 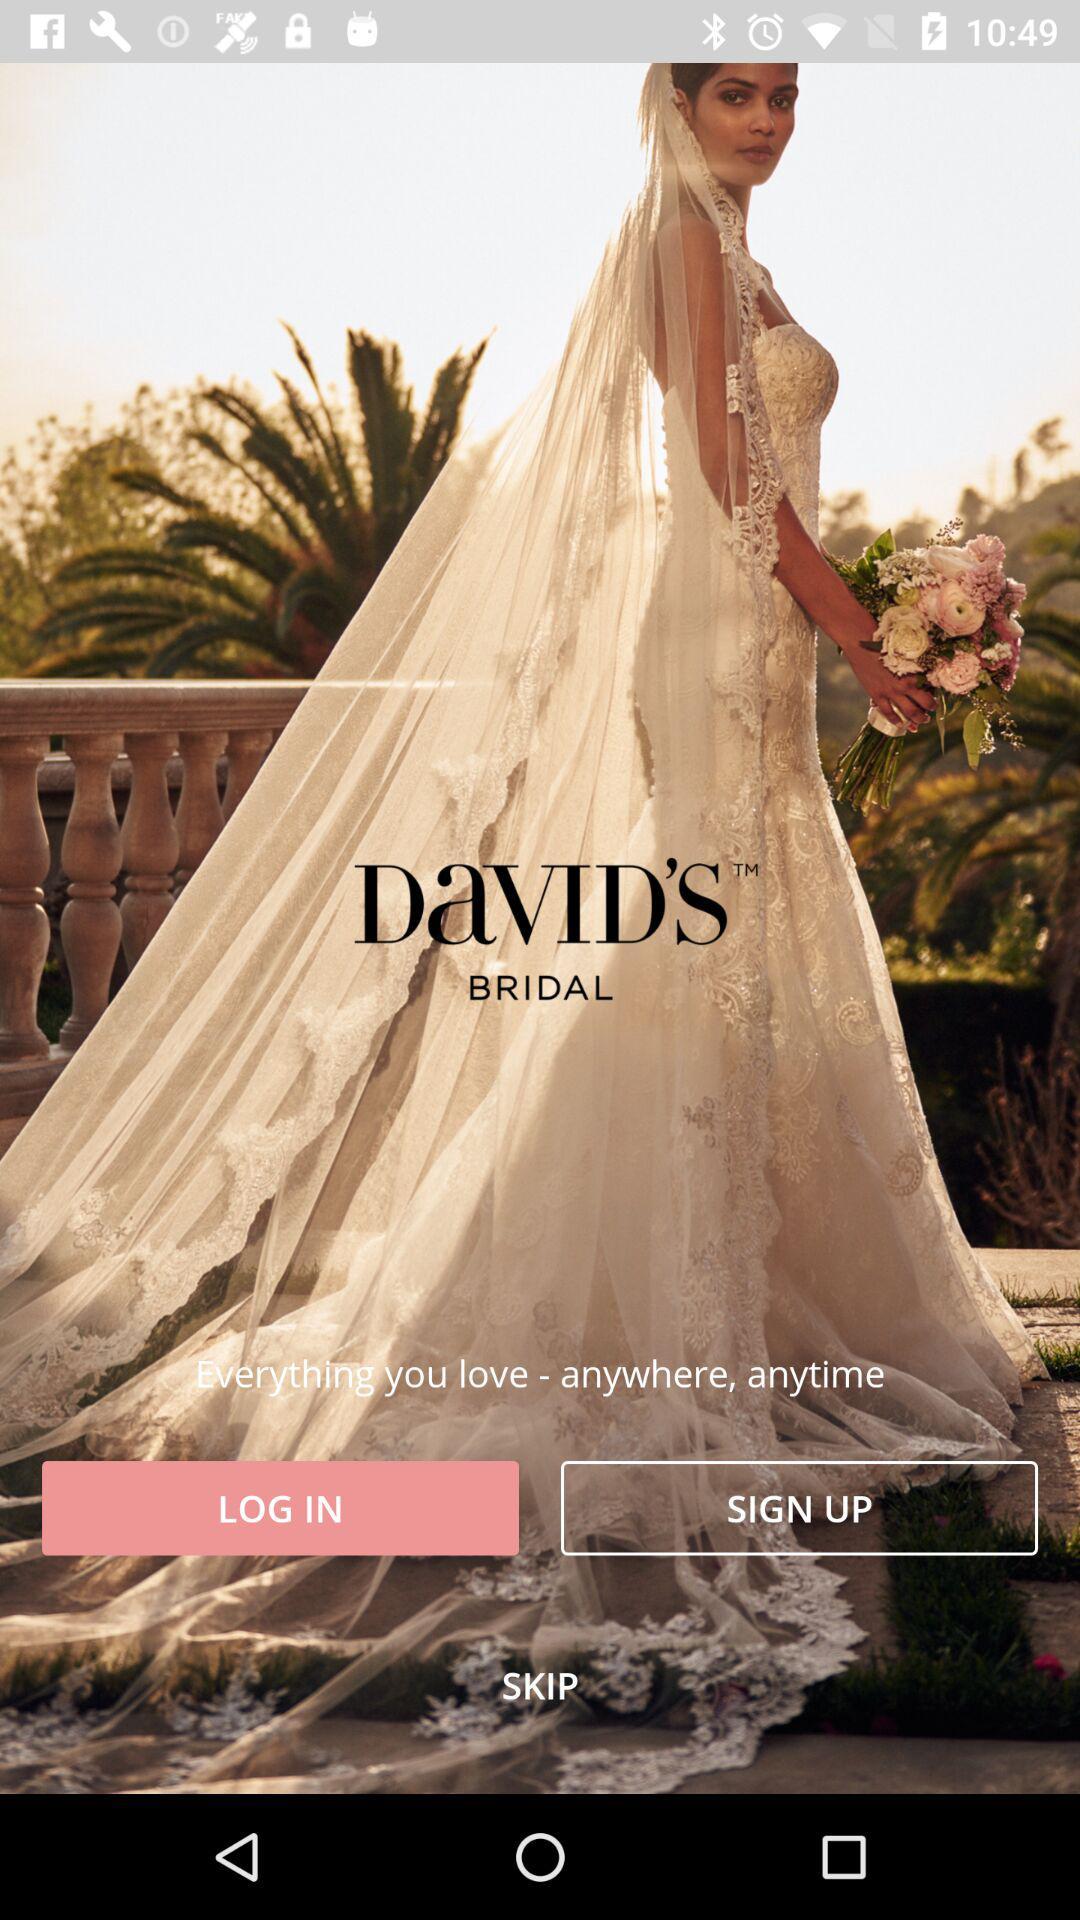 What do you see at coordinates (280, 1508) in the screenshot?
I see `the log in item` at bounding box center [280, 1508].